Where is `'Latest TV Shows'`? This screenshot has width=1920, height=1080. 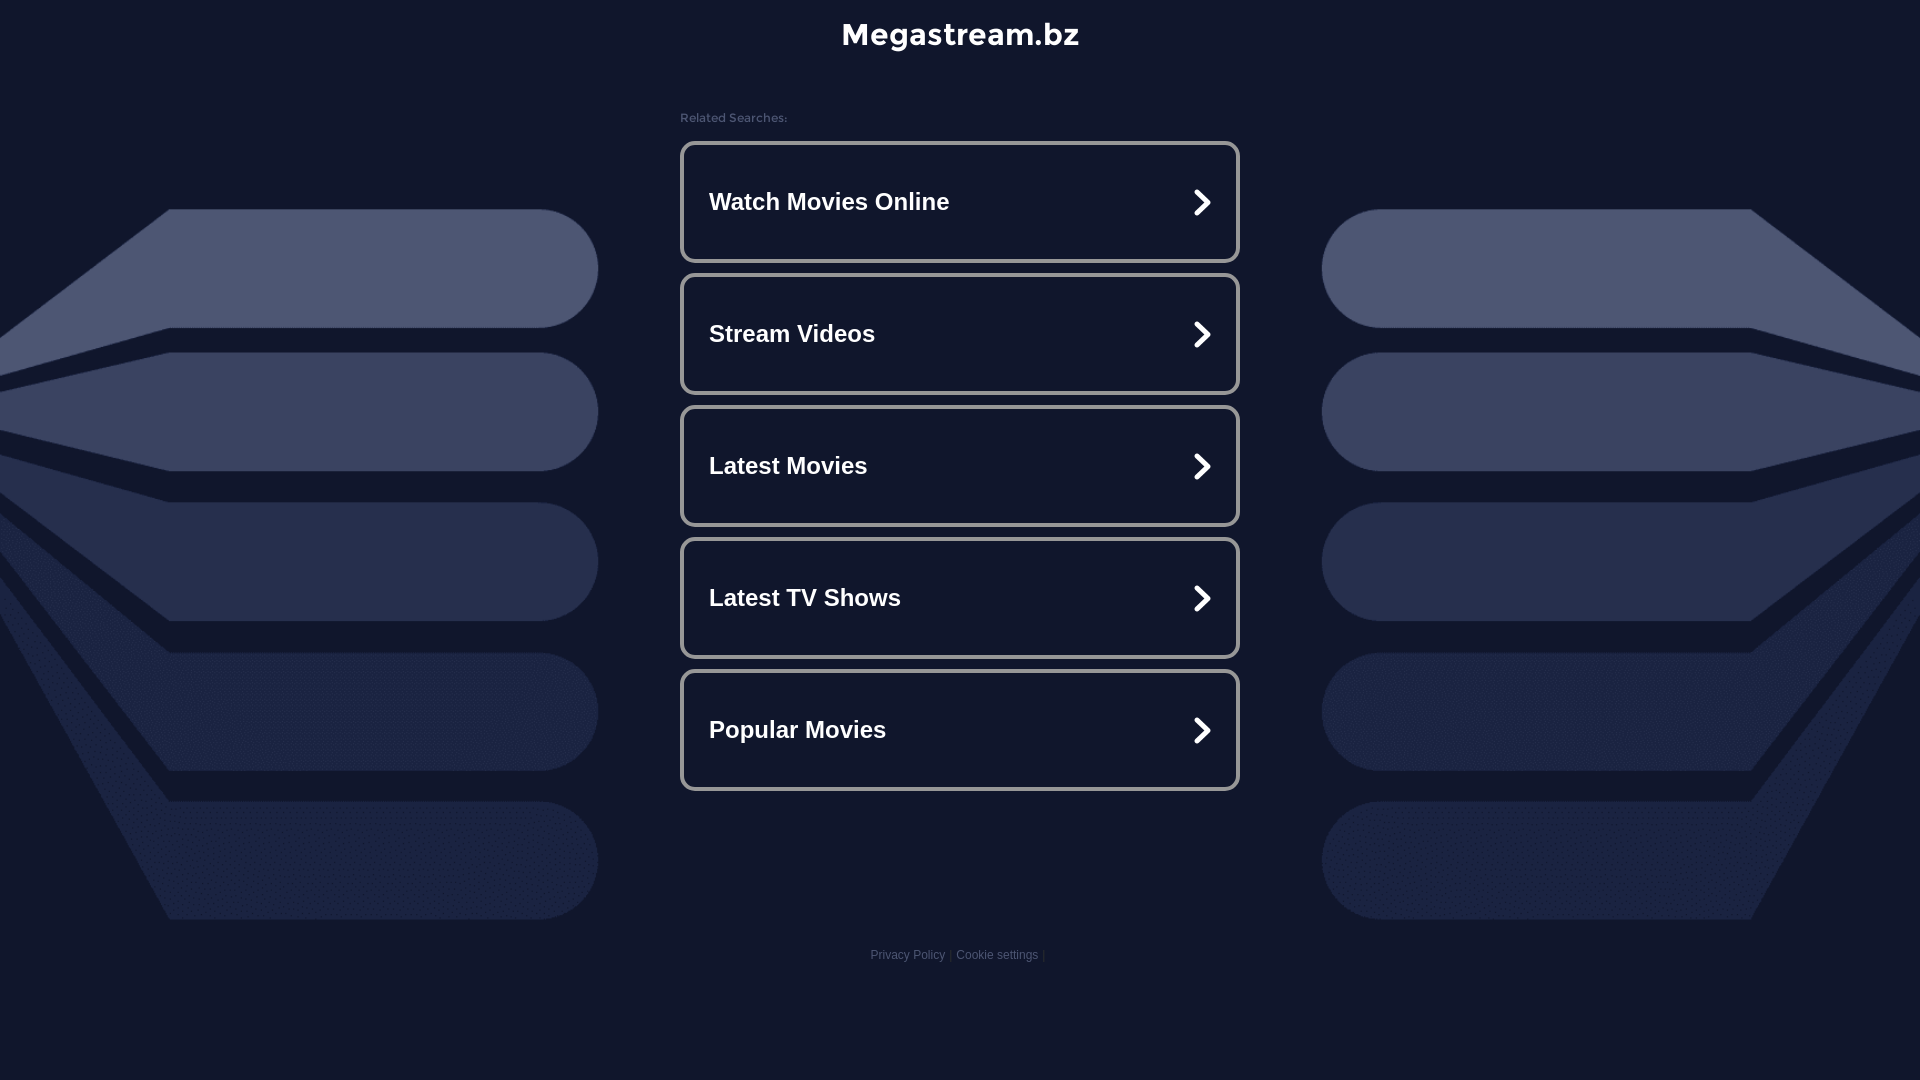
'Latest TV Shows' is located at coordinates (960, 596).